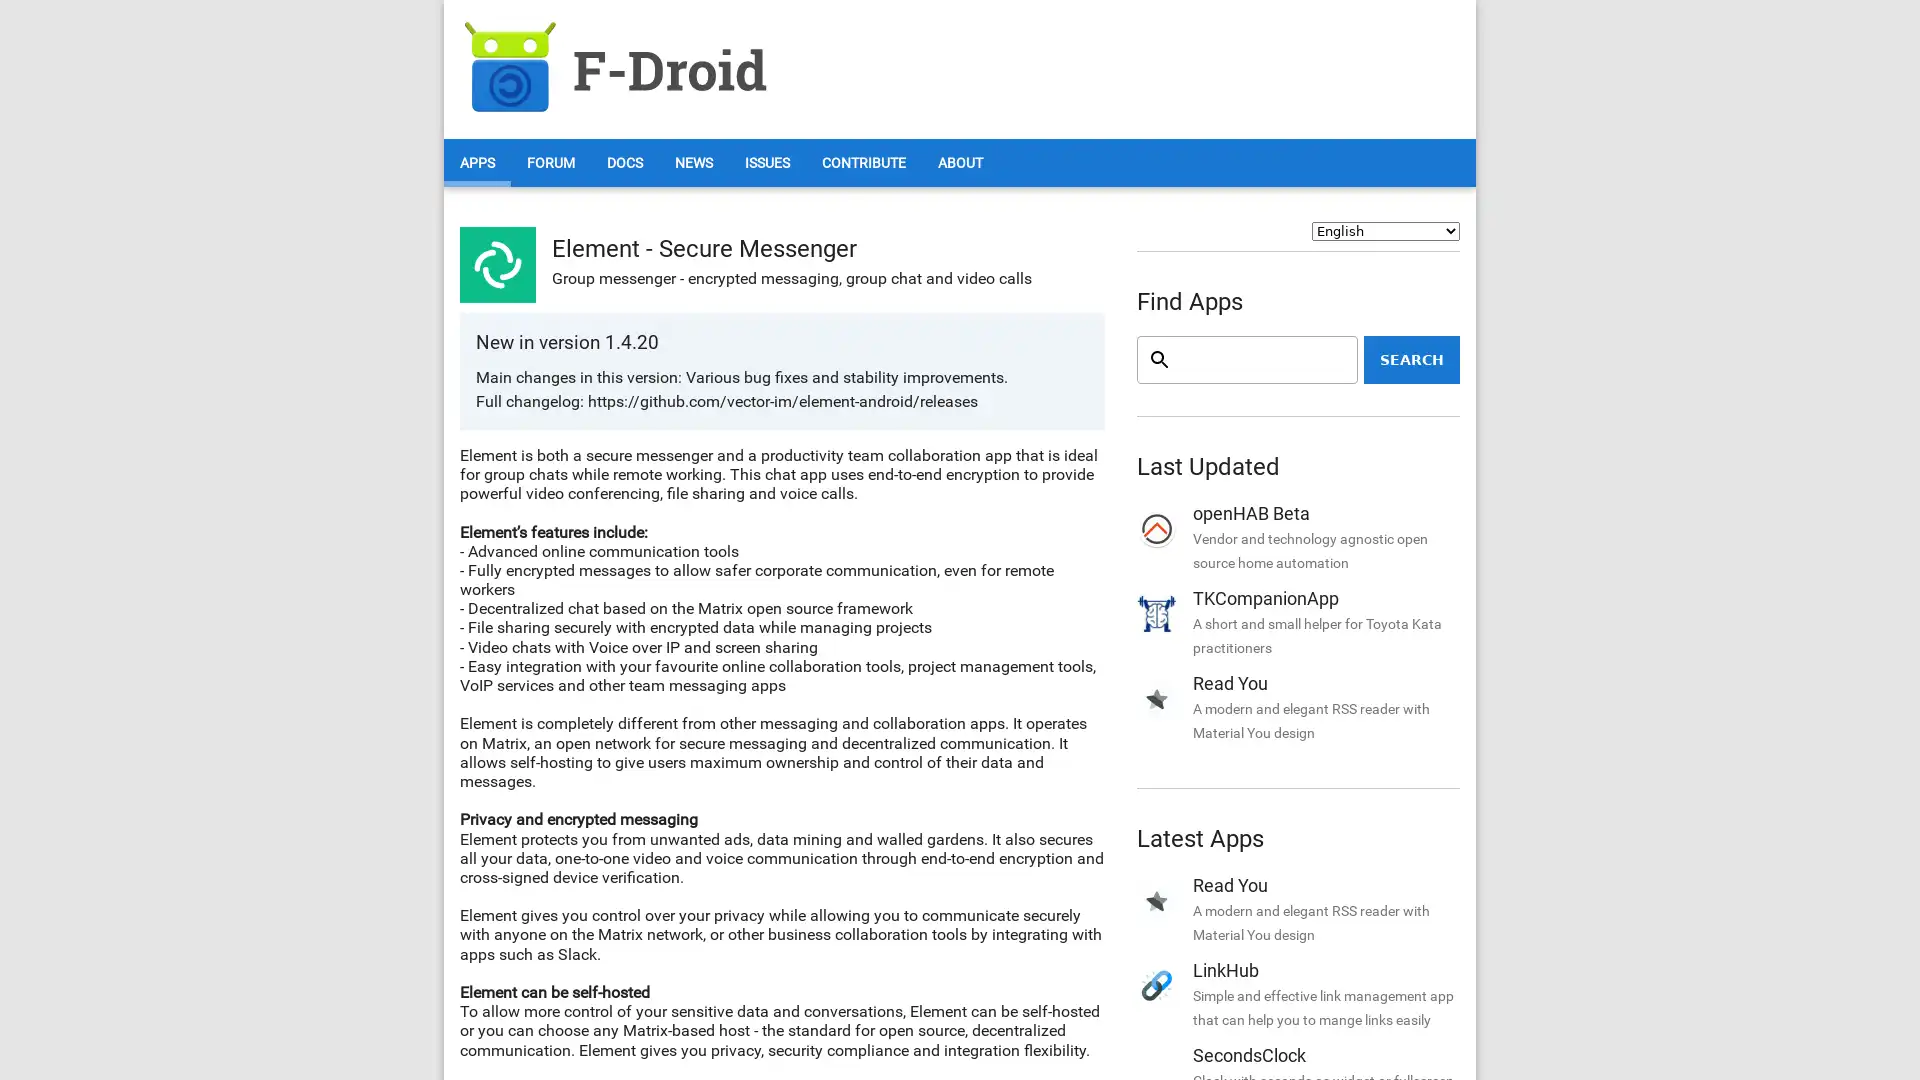 This screenshot has width=1920, height=1080. What do you see at coordinates (1410, 357) in the screenshot?
I see `Search` at bounding box center [1410, 357].